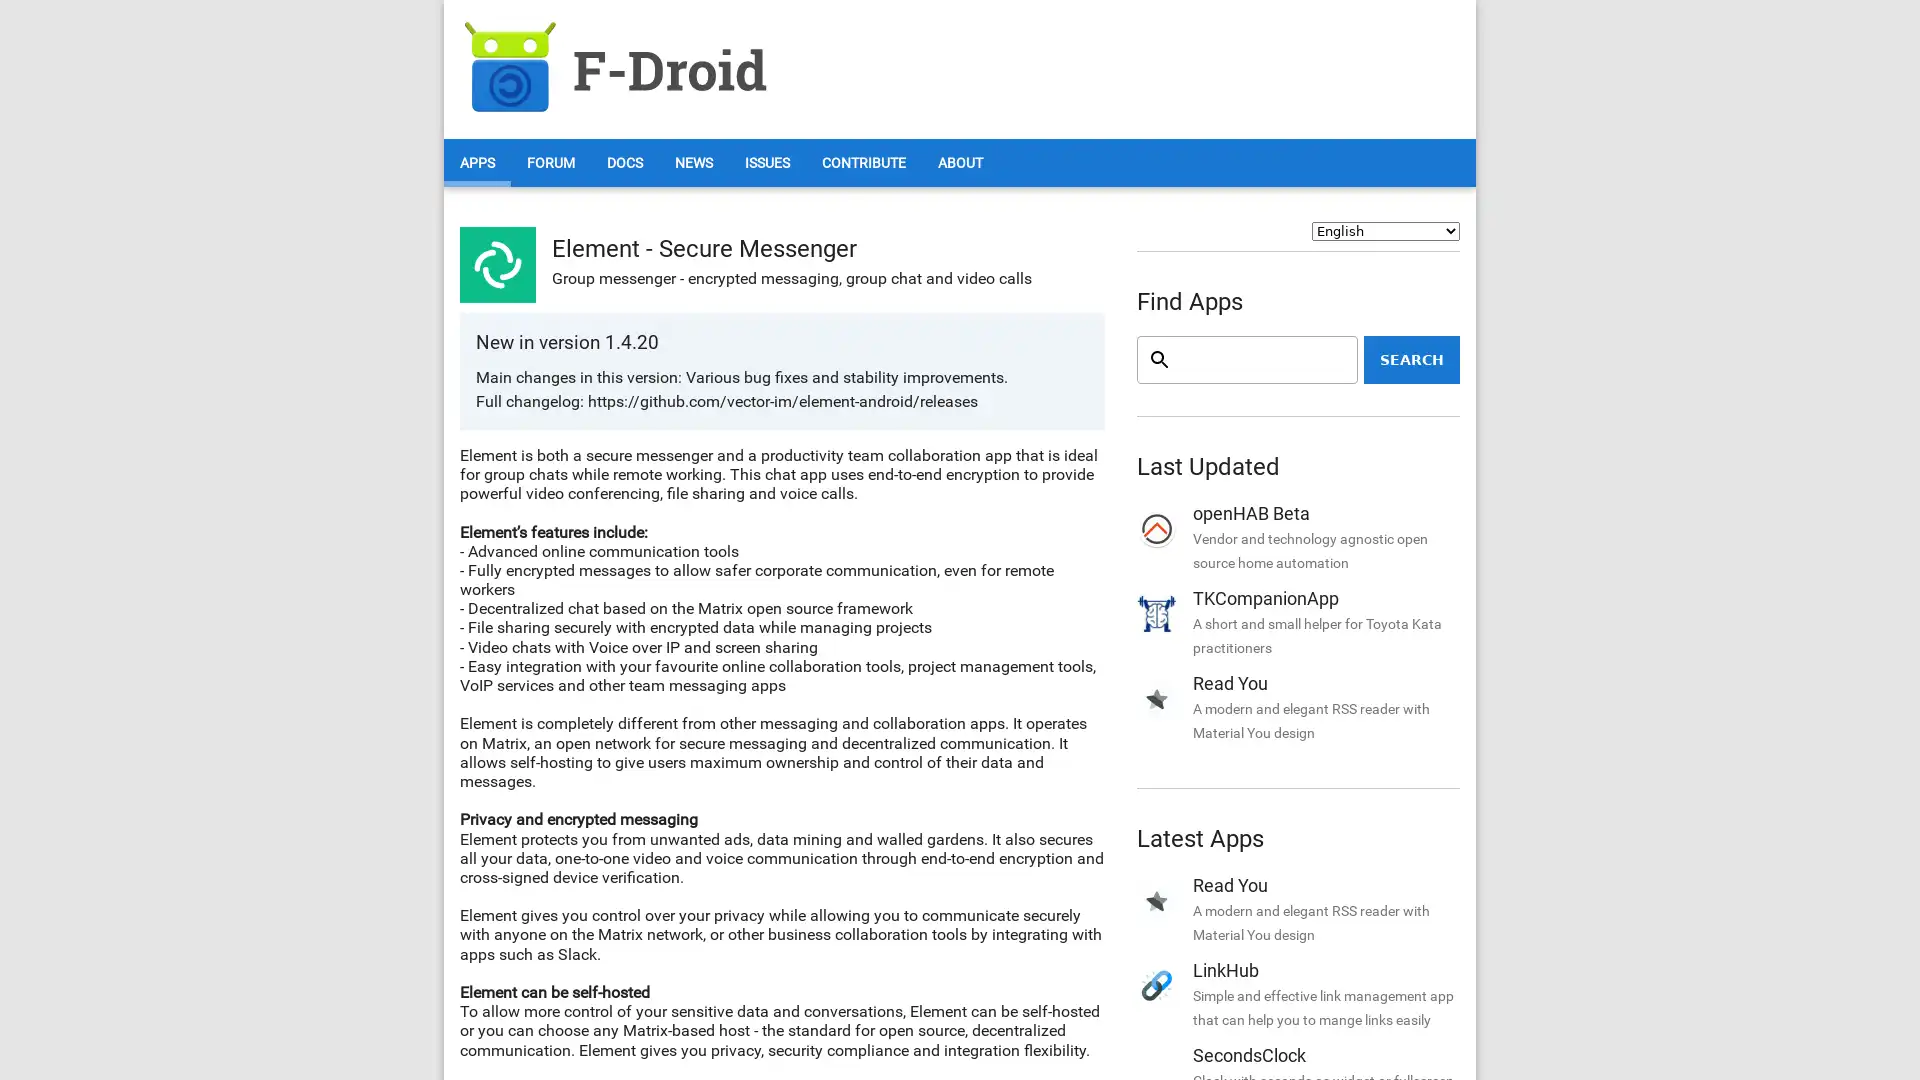 This screenshot has width=1920, height=1080. What do you see at coordinates (1410, 357) in the screenshot?
I see `Search` at bounding box center [1410, 357].